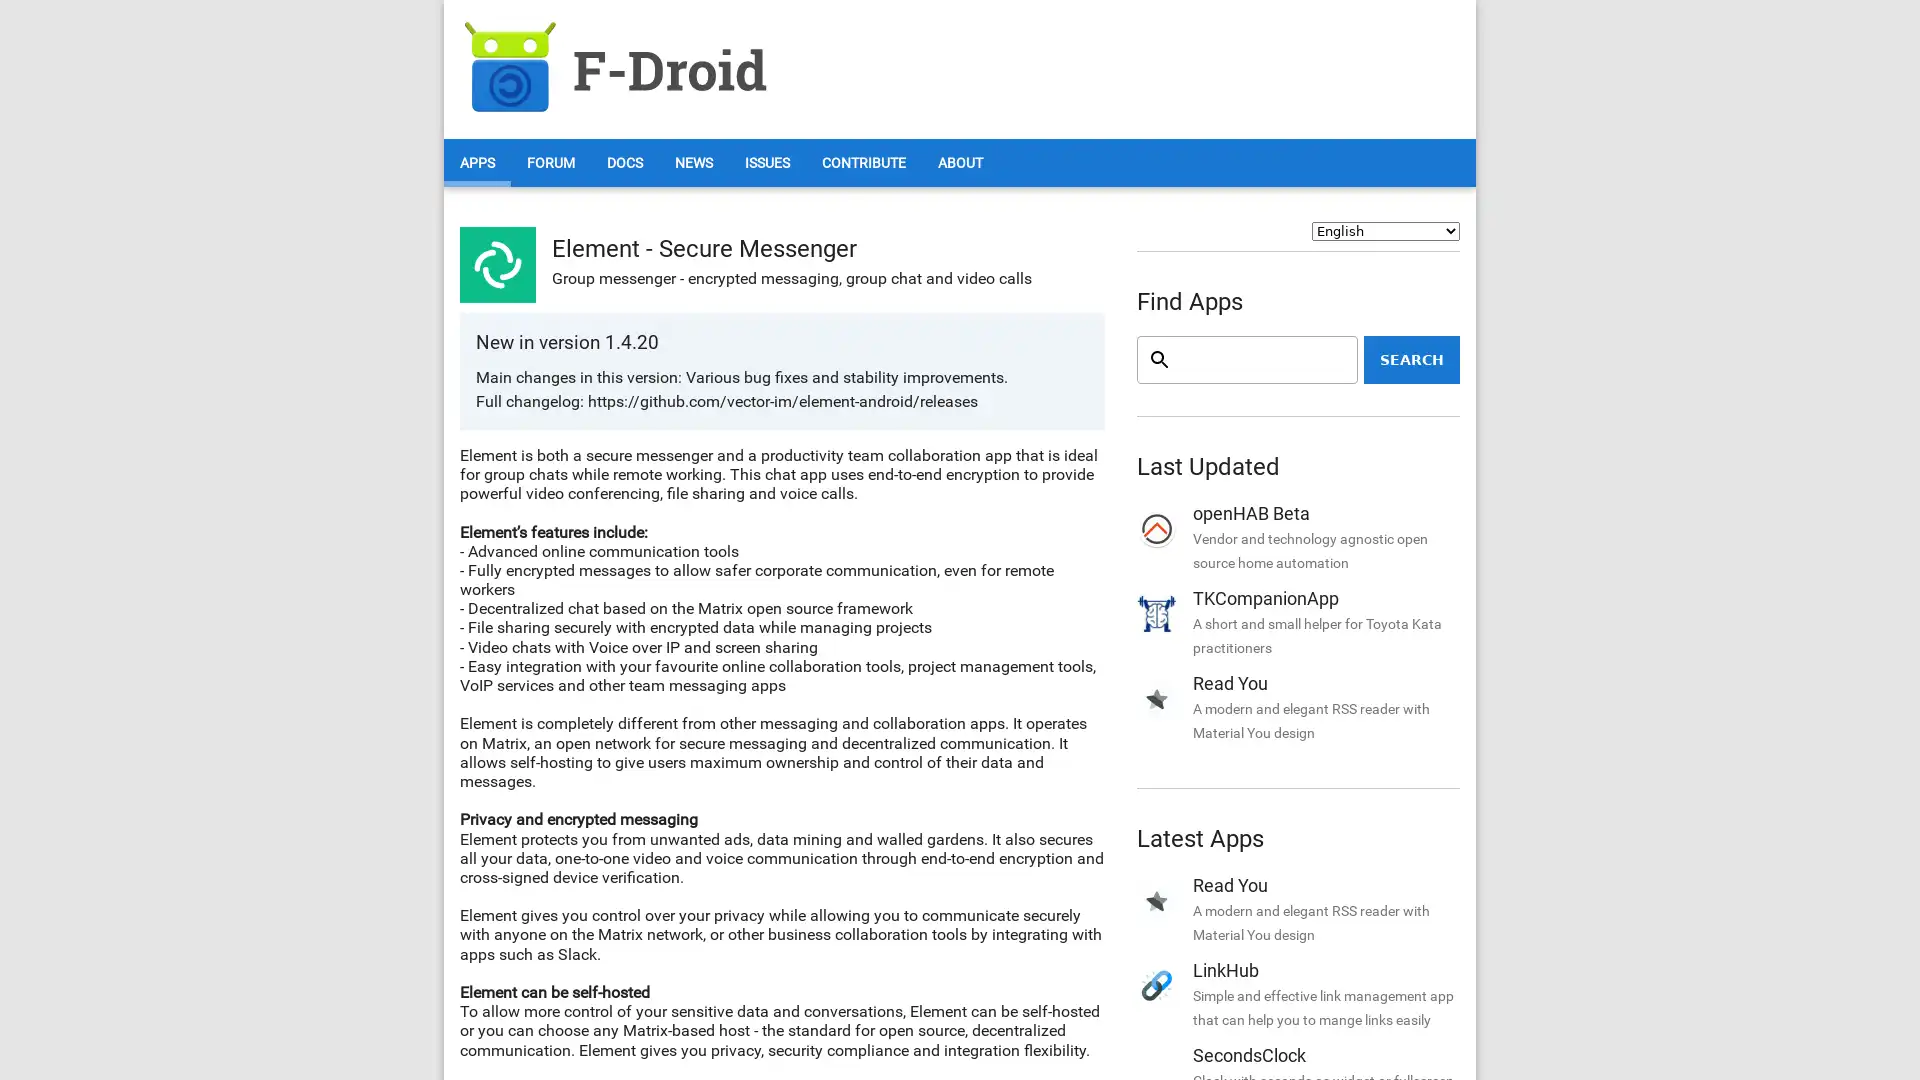 This screenshot has width=1920, height=1080. What do you see at coordinates (1410, 357) in the screenshot?
I see `Search` at bounding box center [1410, 357].